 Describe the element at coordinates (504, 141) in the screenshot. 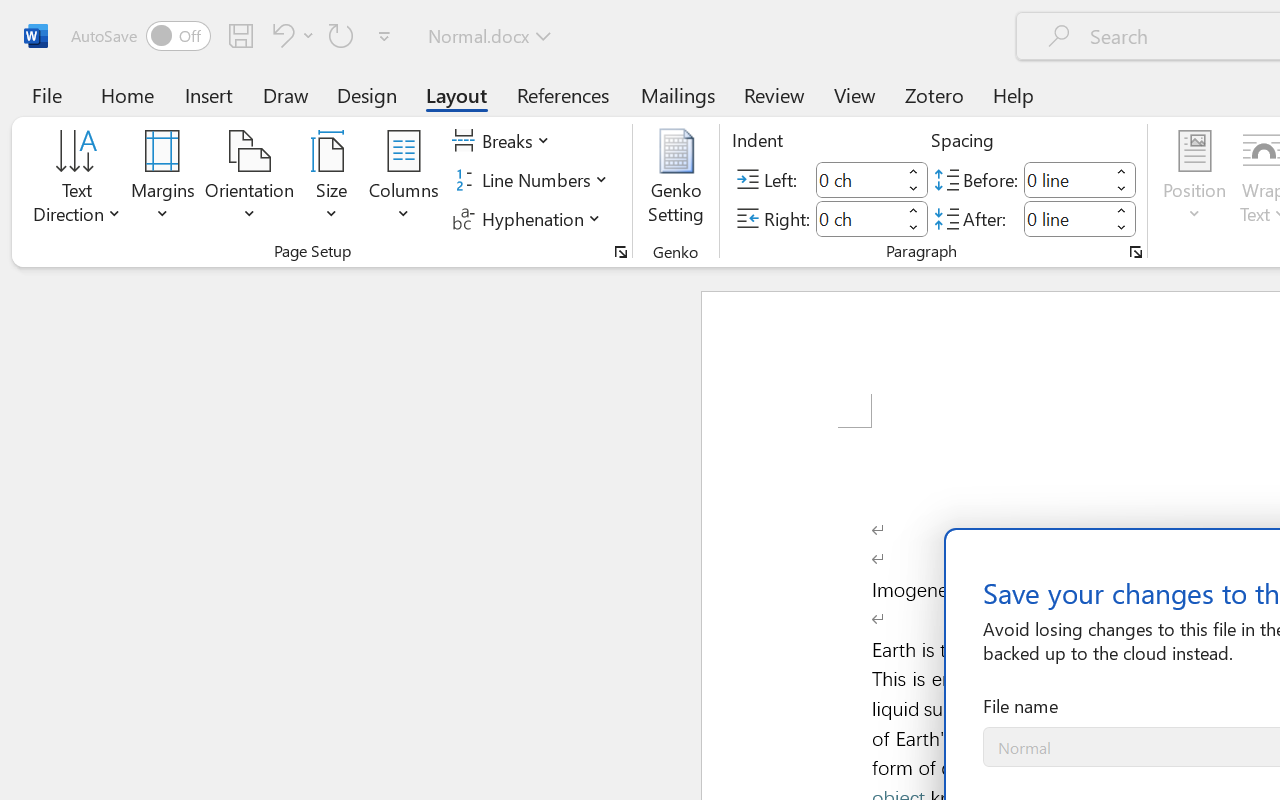

I see `'Breaks'` at that location.